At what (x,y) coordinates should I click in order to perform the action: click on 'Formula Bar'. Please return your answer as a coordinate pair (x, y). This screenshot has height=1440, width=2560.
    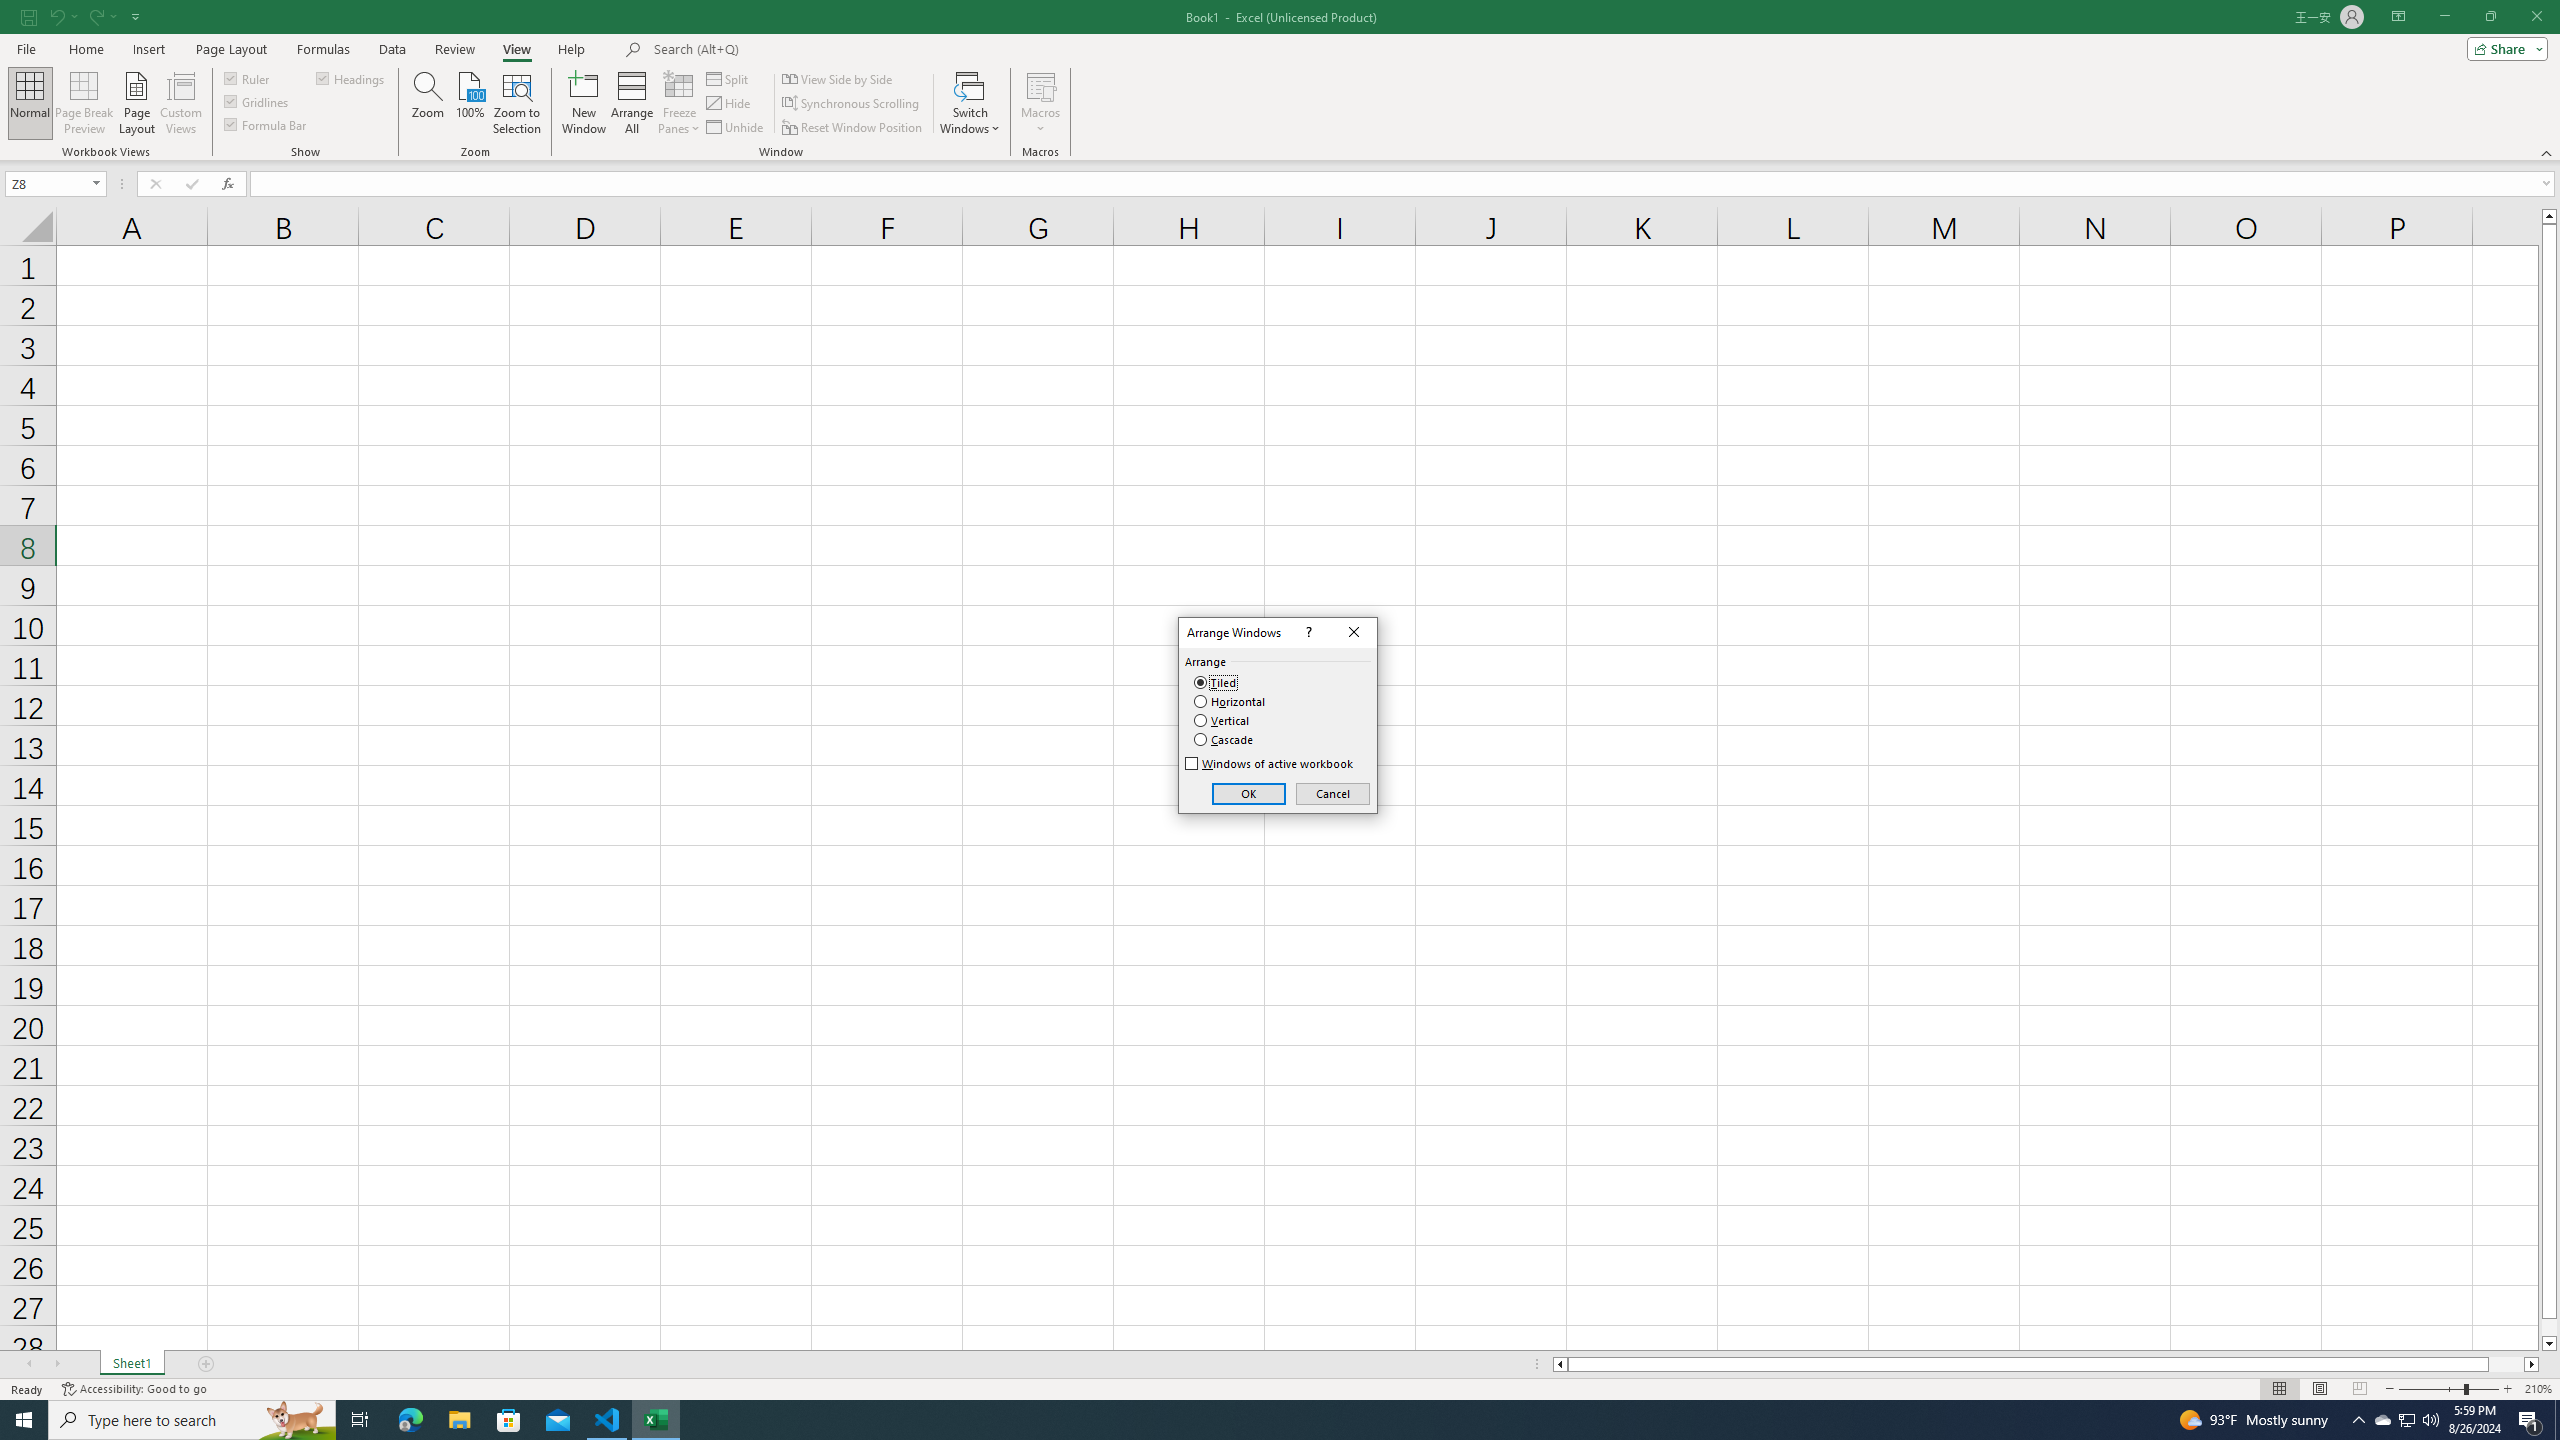
    Looking at the image, I should click on (265, 122).